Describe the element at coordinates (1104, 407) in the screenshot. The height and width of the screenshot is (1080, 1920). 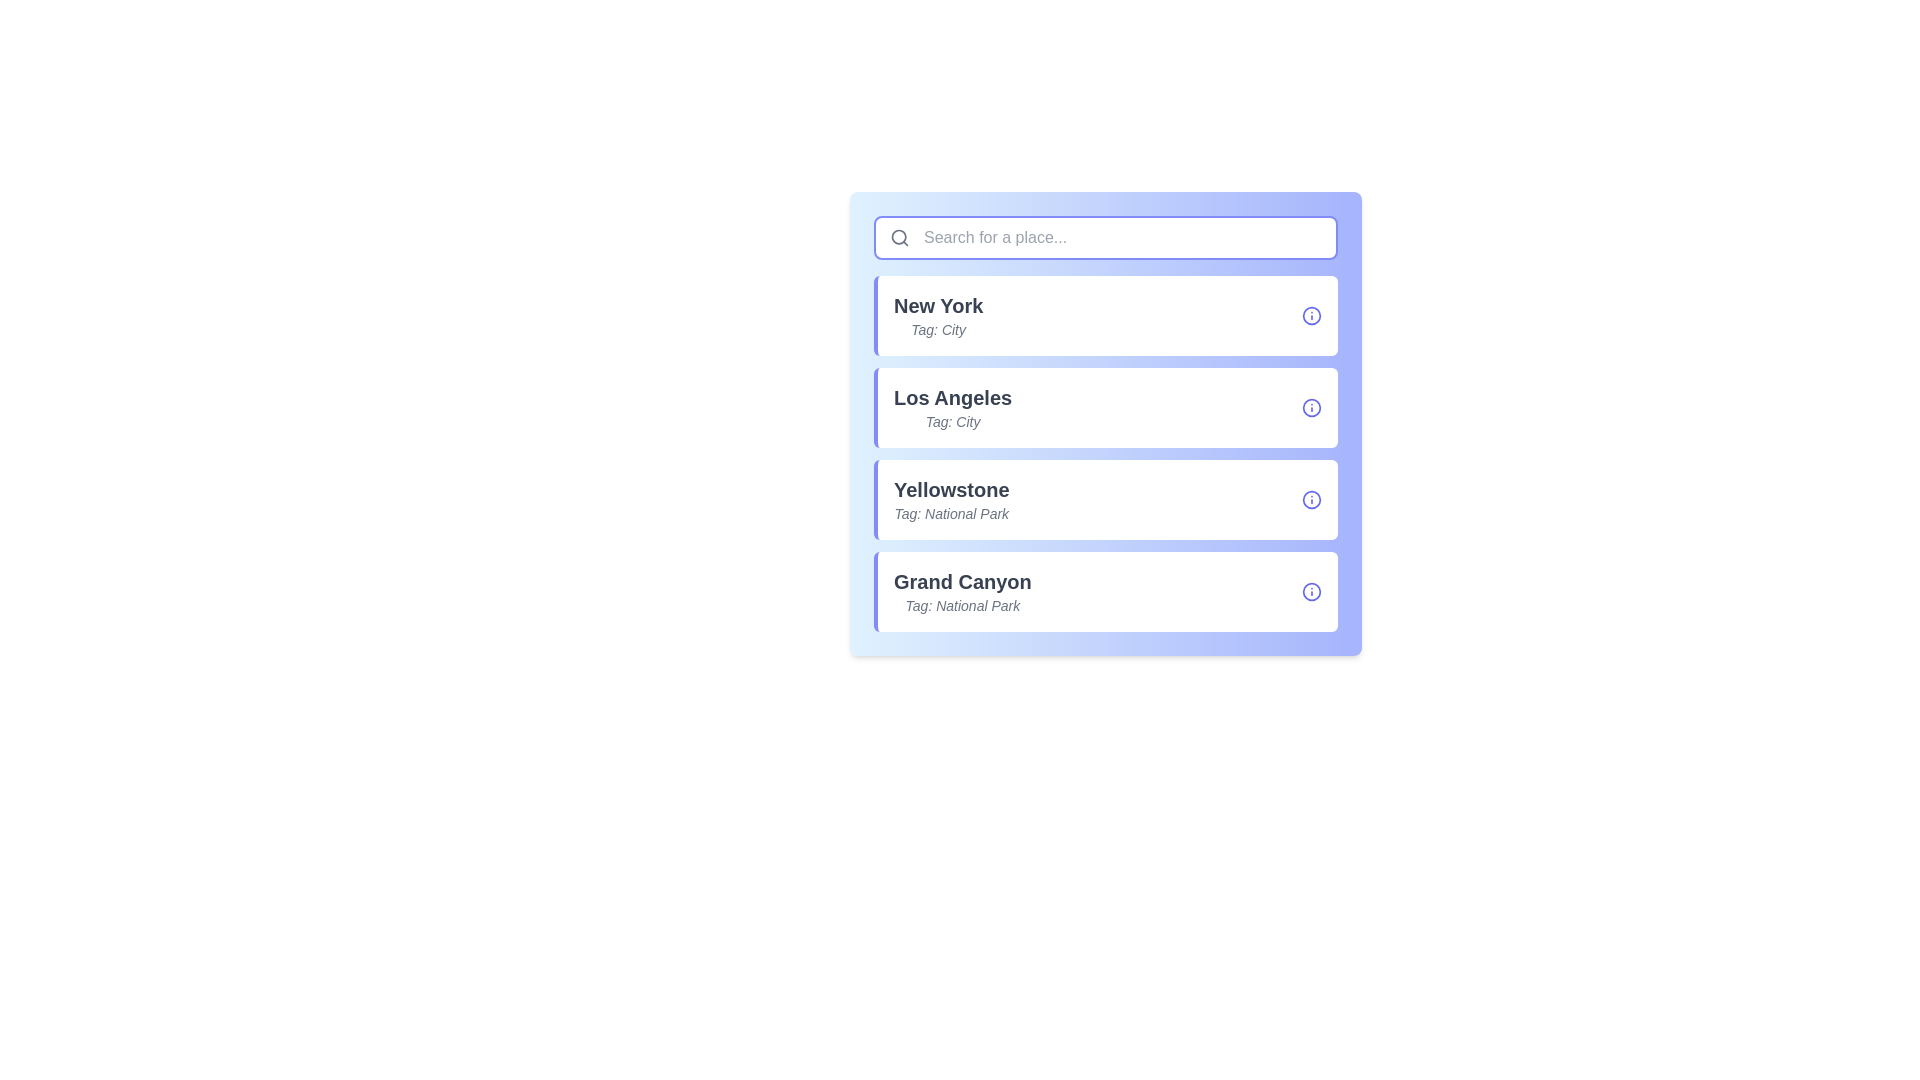
I see `the 'Los Angeles' list item card for keyboard navigation` at that location.